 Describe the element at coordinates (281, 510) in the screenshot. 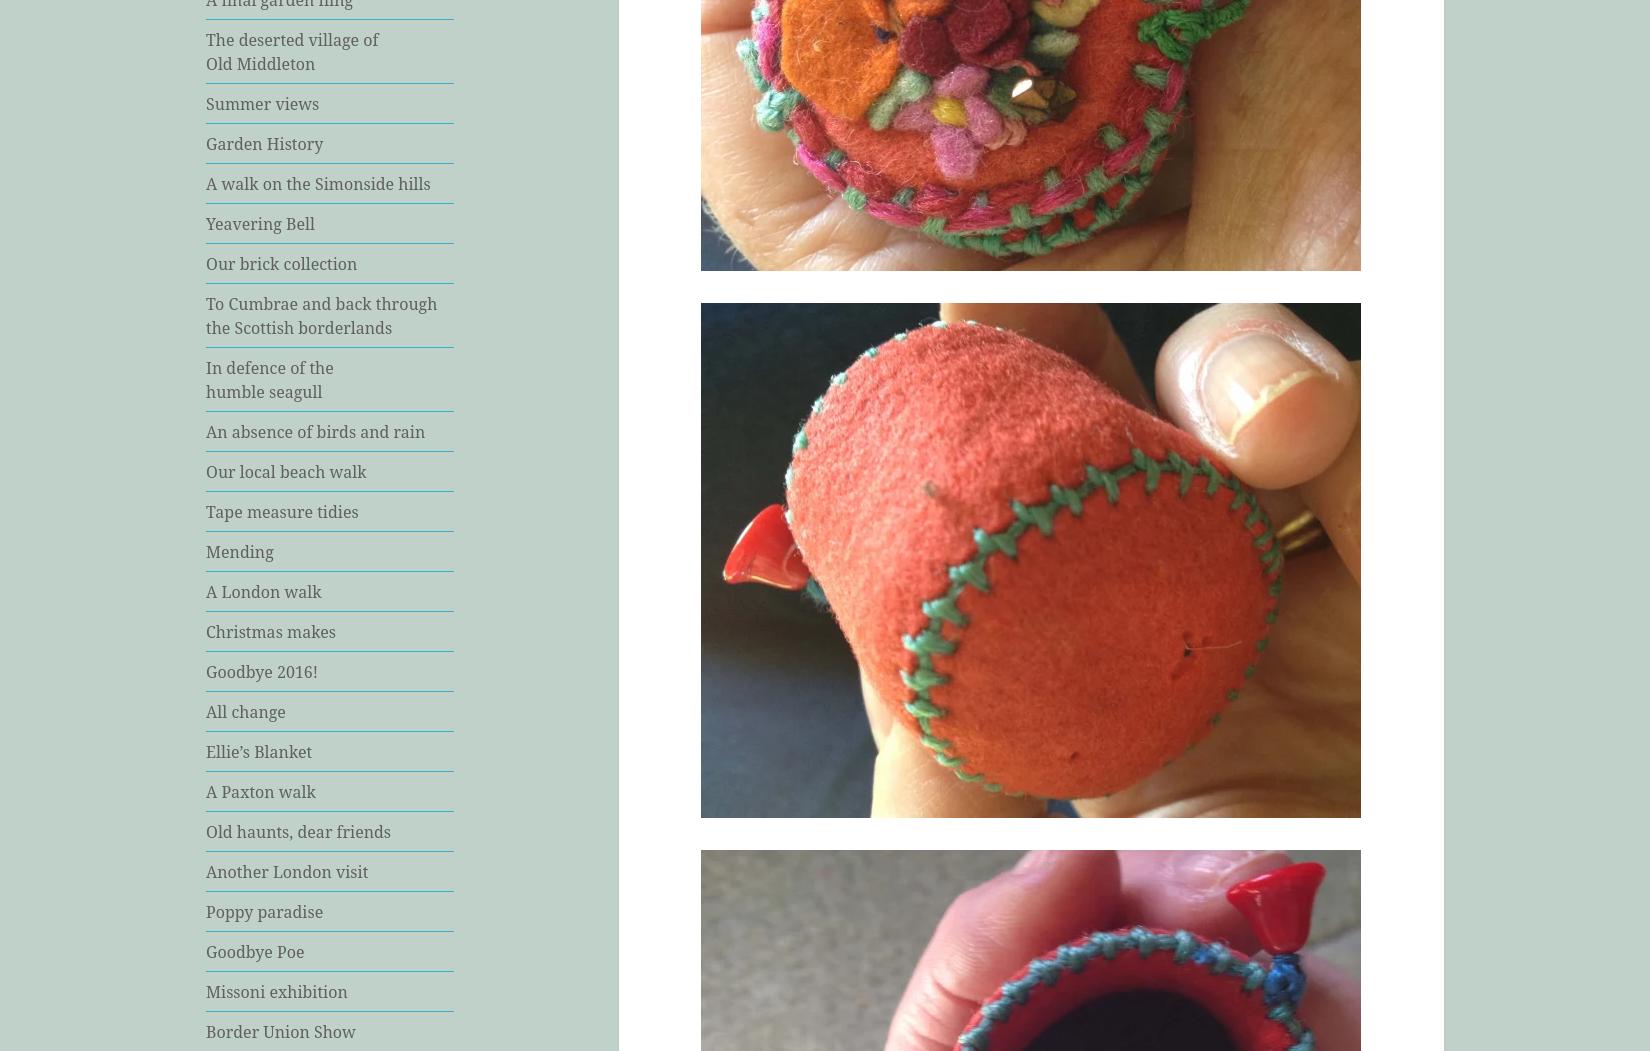

I see `'Tape measure tidies'` at that location.